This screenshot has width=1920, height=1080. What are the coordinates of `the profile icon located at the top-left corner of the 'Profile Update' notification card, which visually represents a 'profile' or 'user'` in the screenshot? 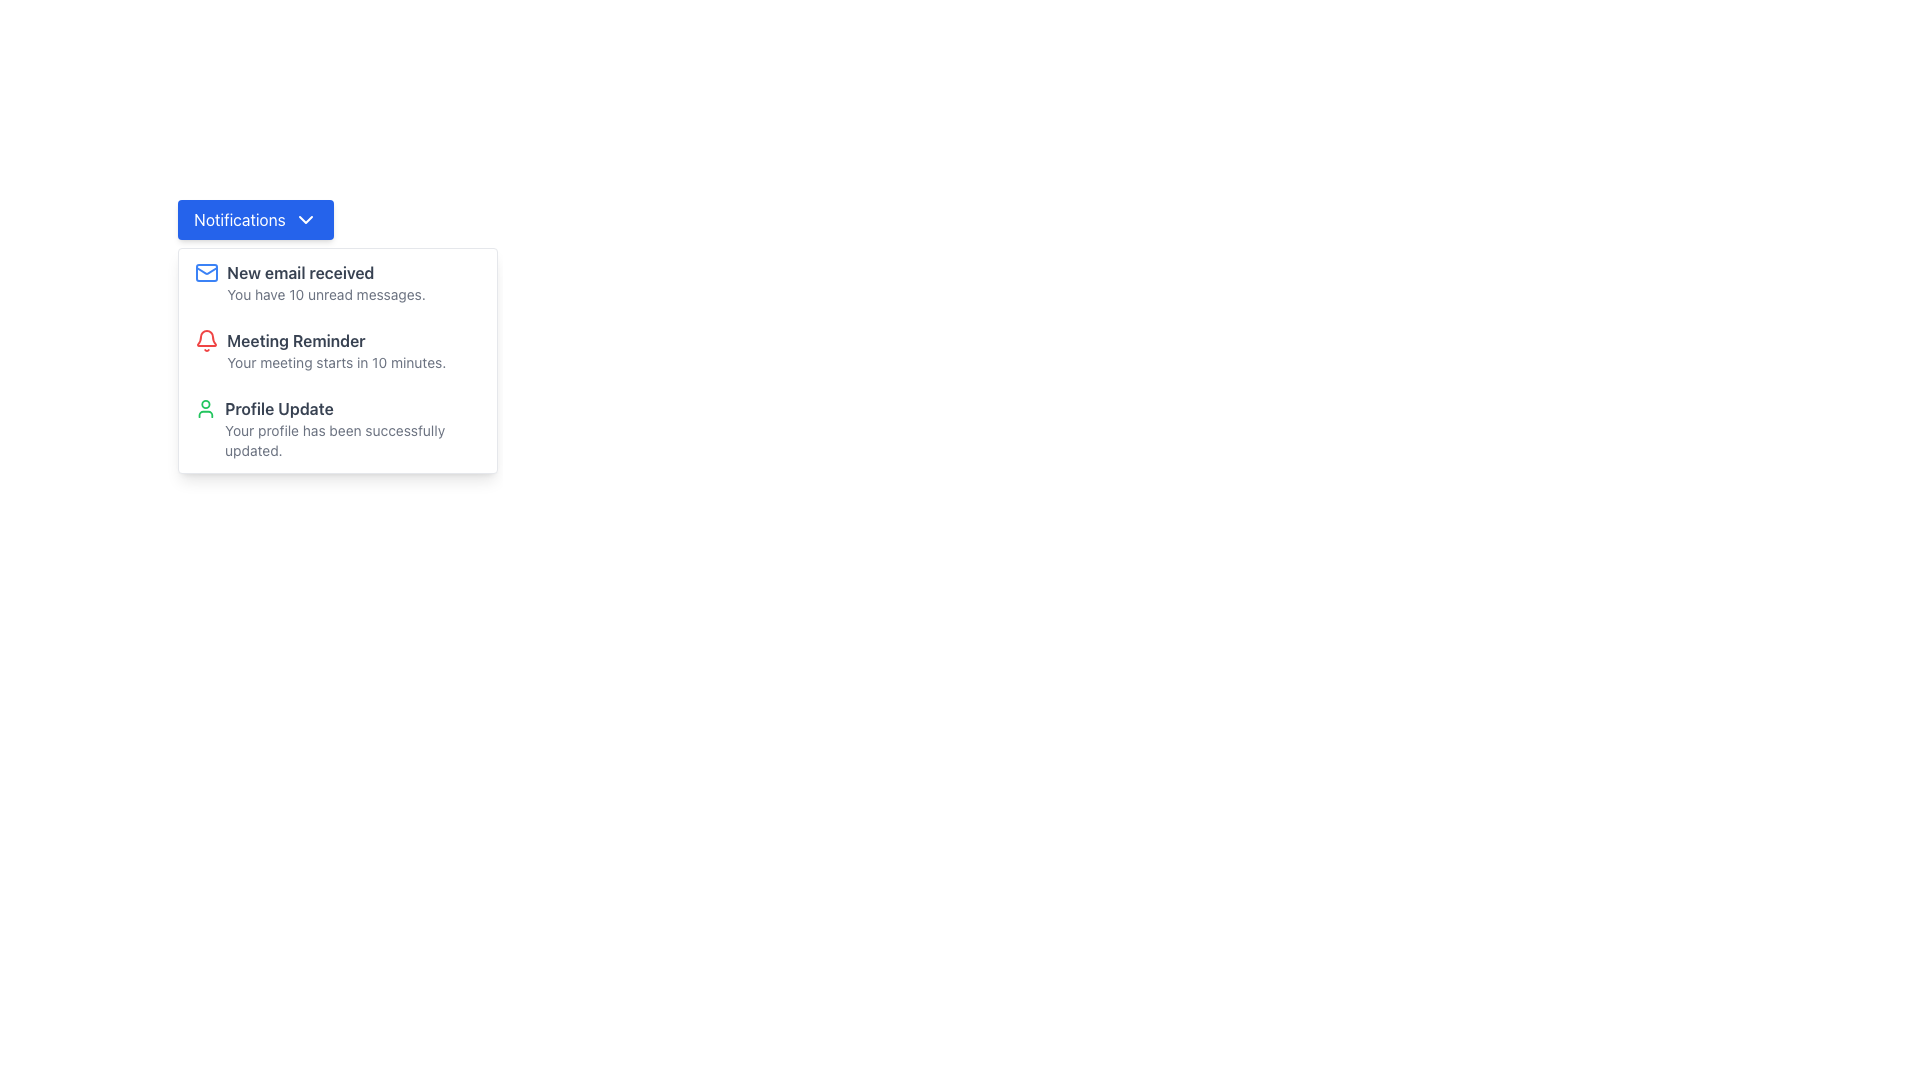 It's located at (206, 407).